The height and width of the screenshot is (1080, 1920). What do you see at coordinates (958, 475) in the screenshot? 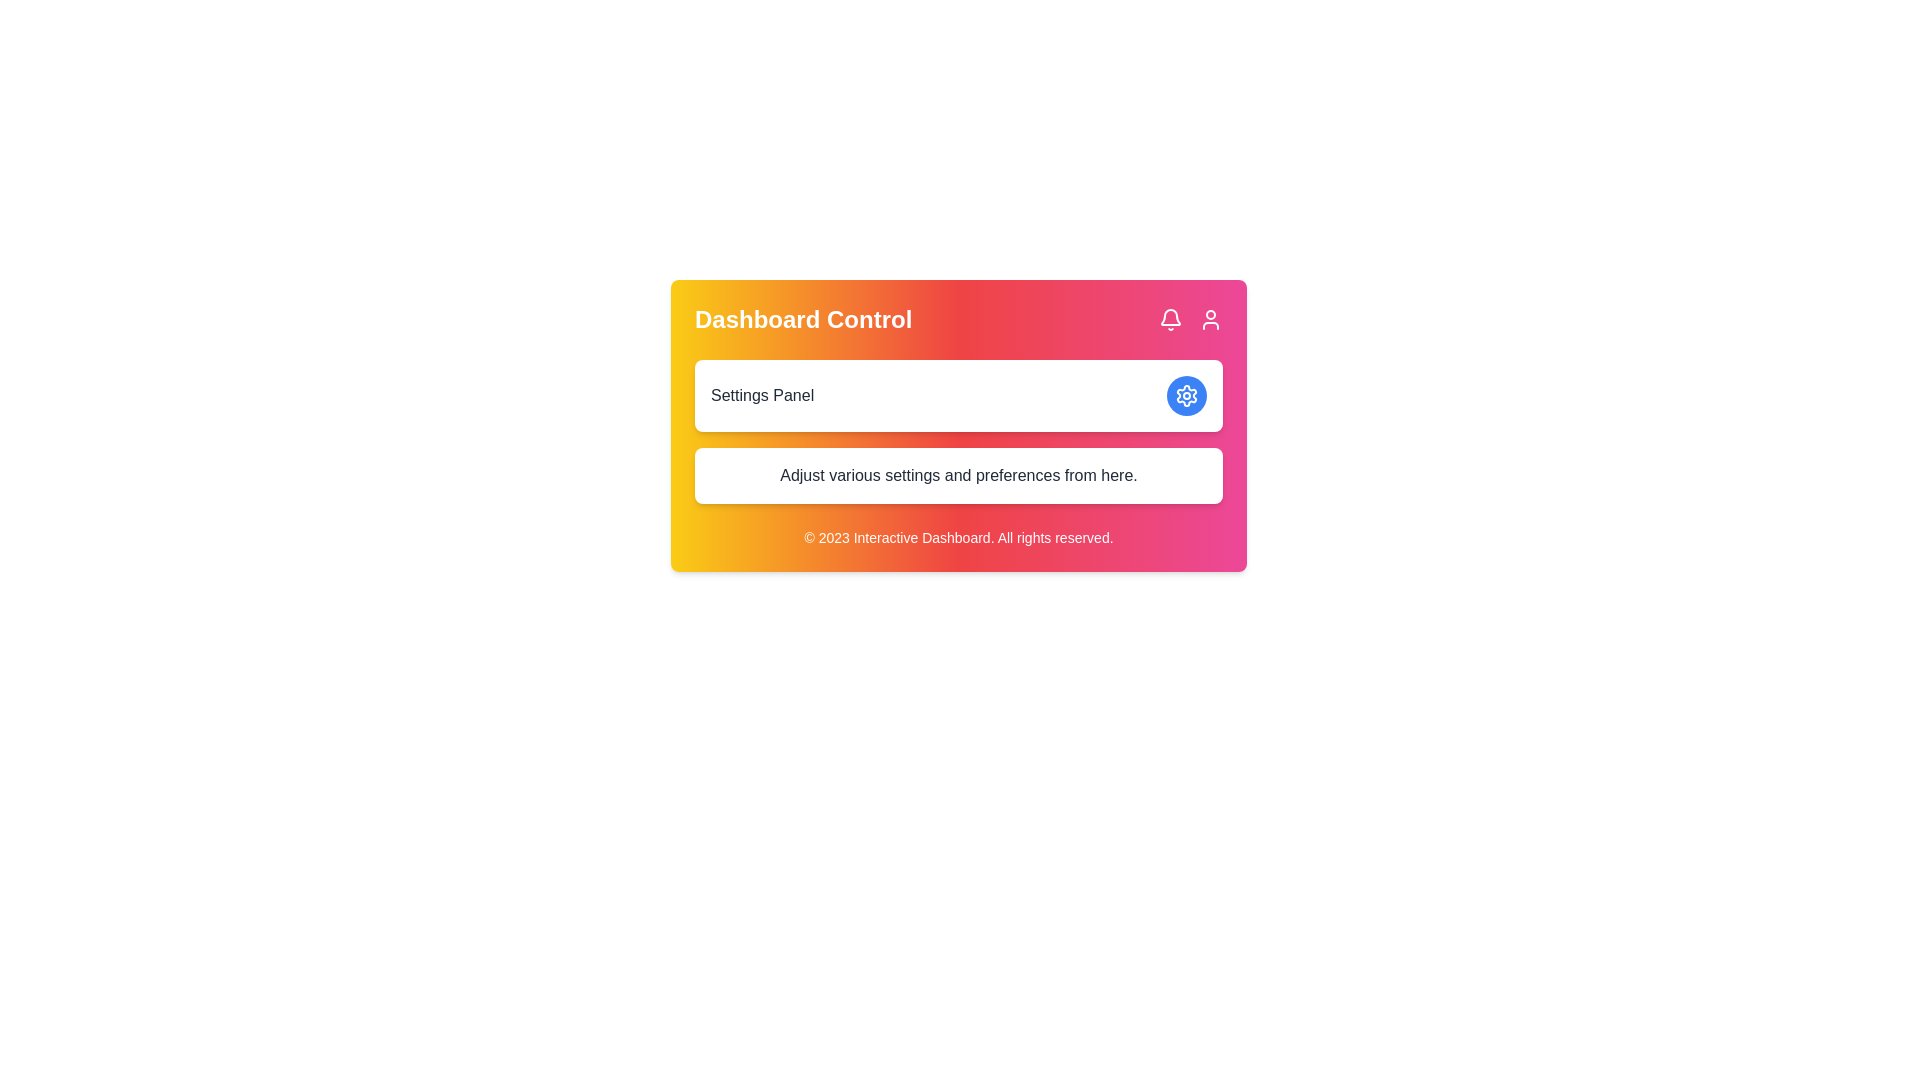
I see `the informational text label that provides guidance about the functionality of the surrounding section, located within the card below the 'Settings Panel'` at bounding box center [958, 475].